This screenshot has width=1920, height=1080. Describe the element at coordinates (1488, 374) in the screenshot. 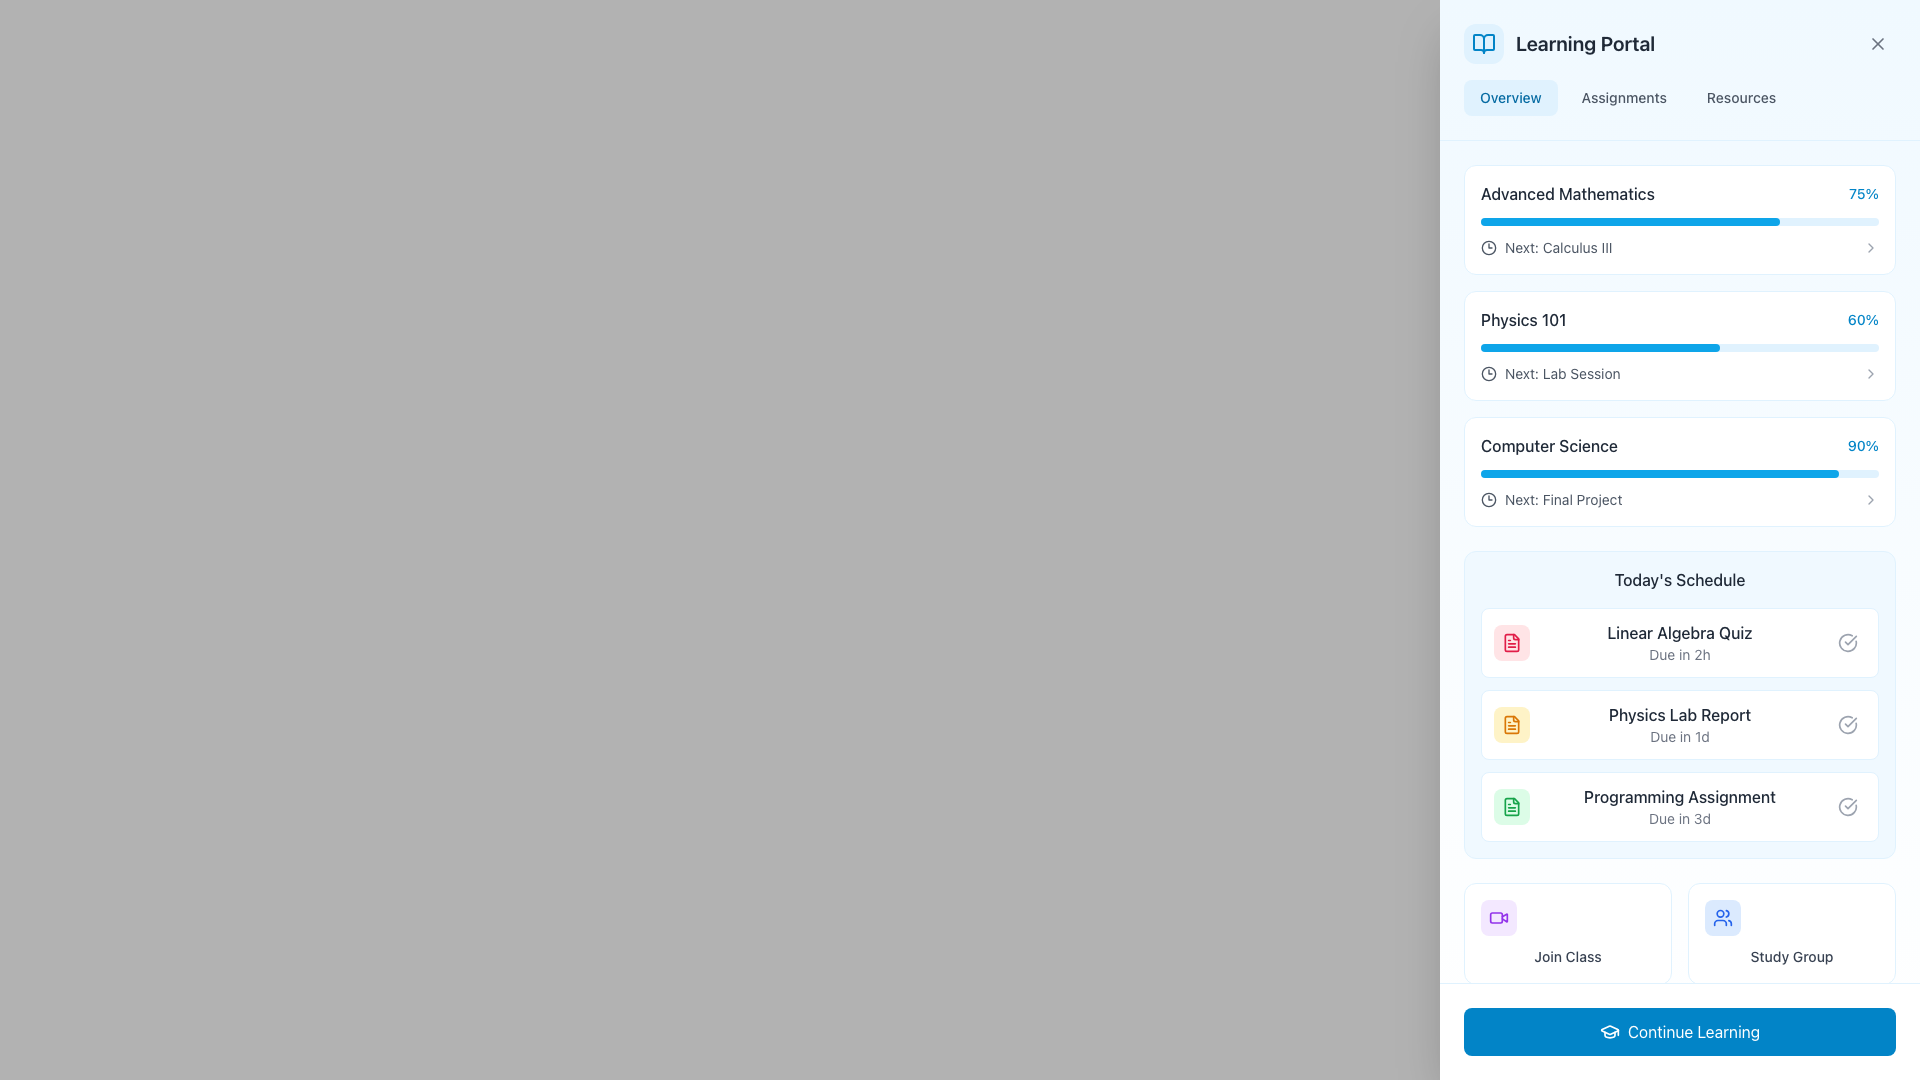

I see `the decorative circle element that serves as part of the clock-like icon adjacent to the 'Computer Science' progress bar` at that location.